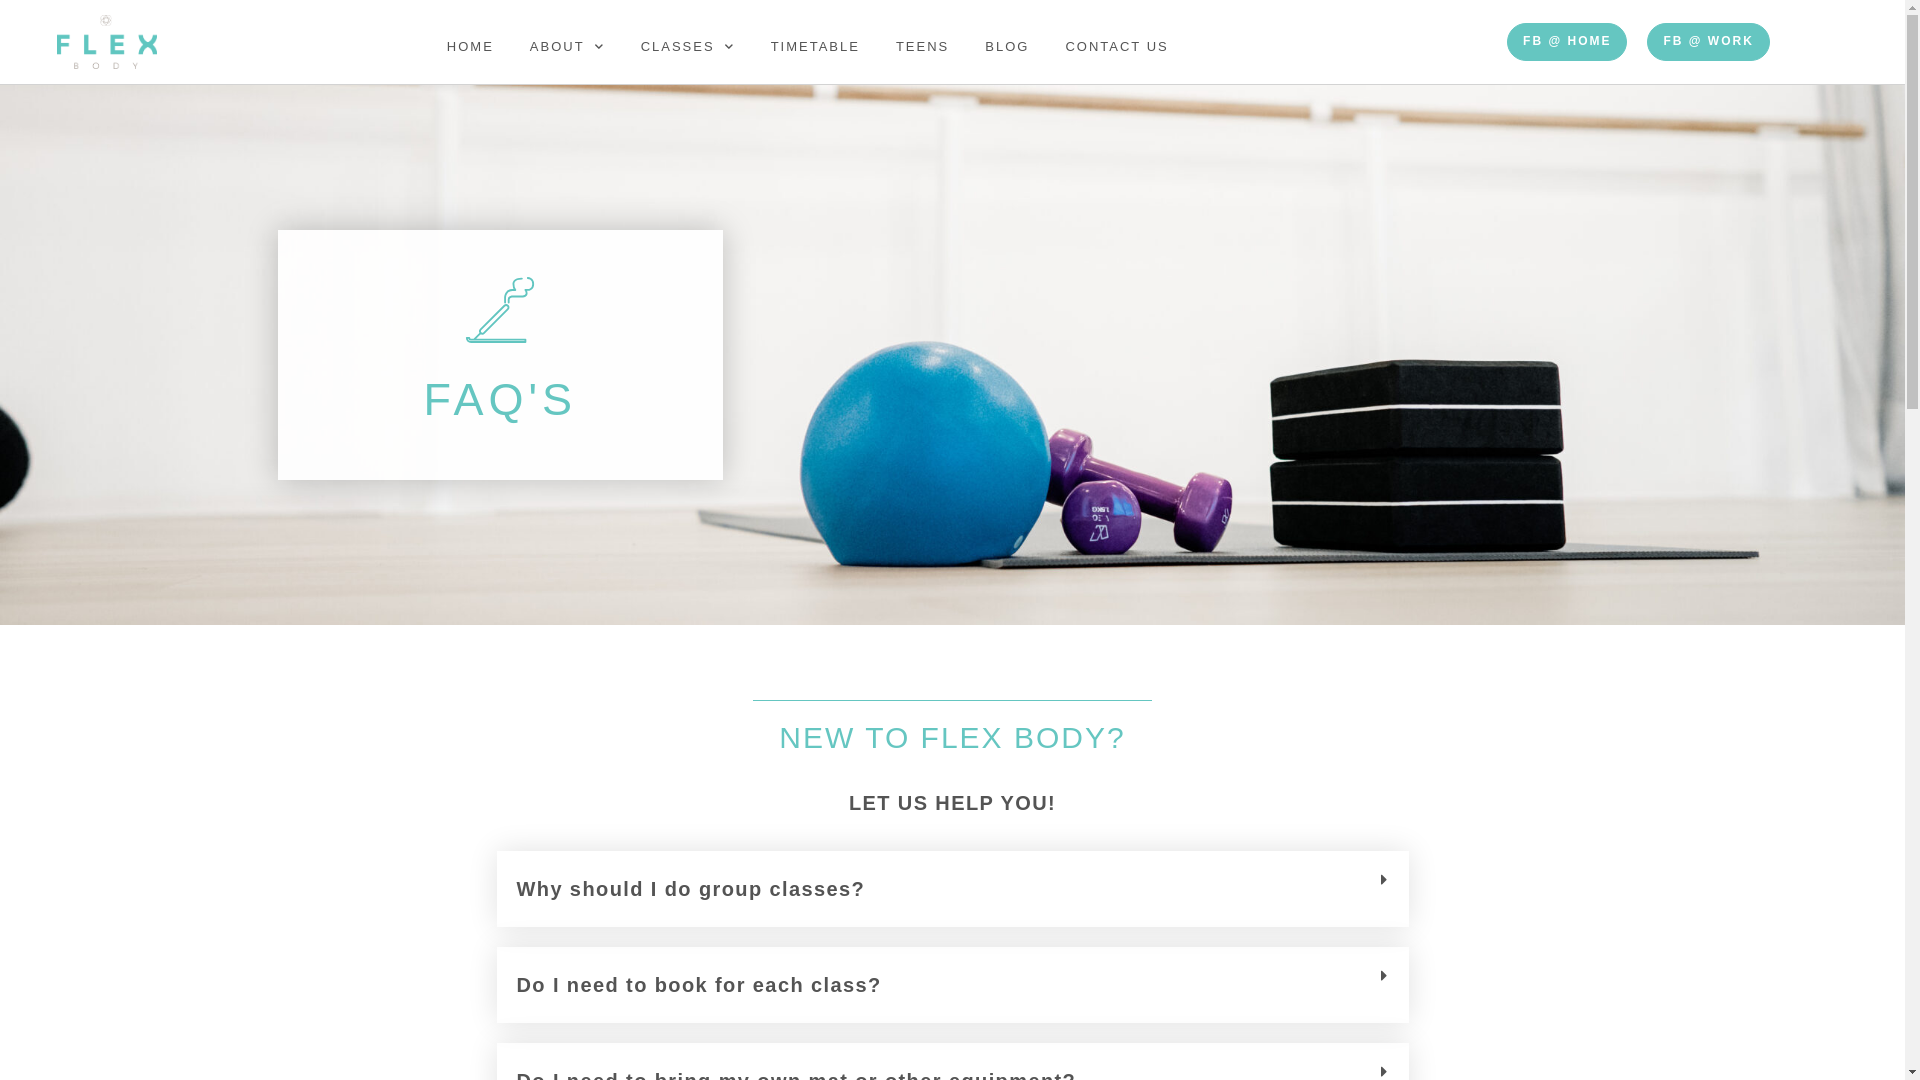 The width and height of the screenshot is (1920, 1080). Describe the element at coordinates (966, 45) in the screenshot. I see `'BLOG'` at that location.